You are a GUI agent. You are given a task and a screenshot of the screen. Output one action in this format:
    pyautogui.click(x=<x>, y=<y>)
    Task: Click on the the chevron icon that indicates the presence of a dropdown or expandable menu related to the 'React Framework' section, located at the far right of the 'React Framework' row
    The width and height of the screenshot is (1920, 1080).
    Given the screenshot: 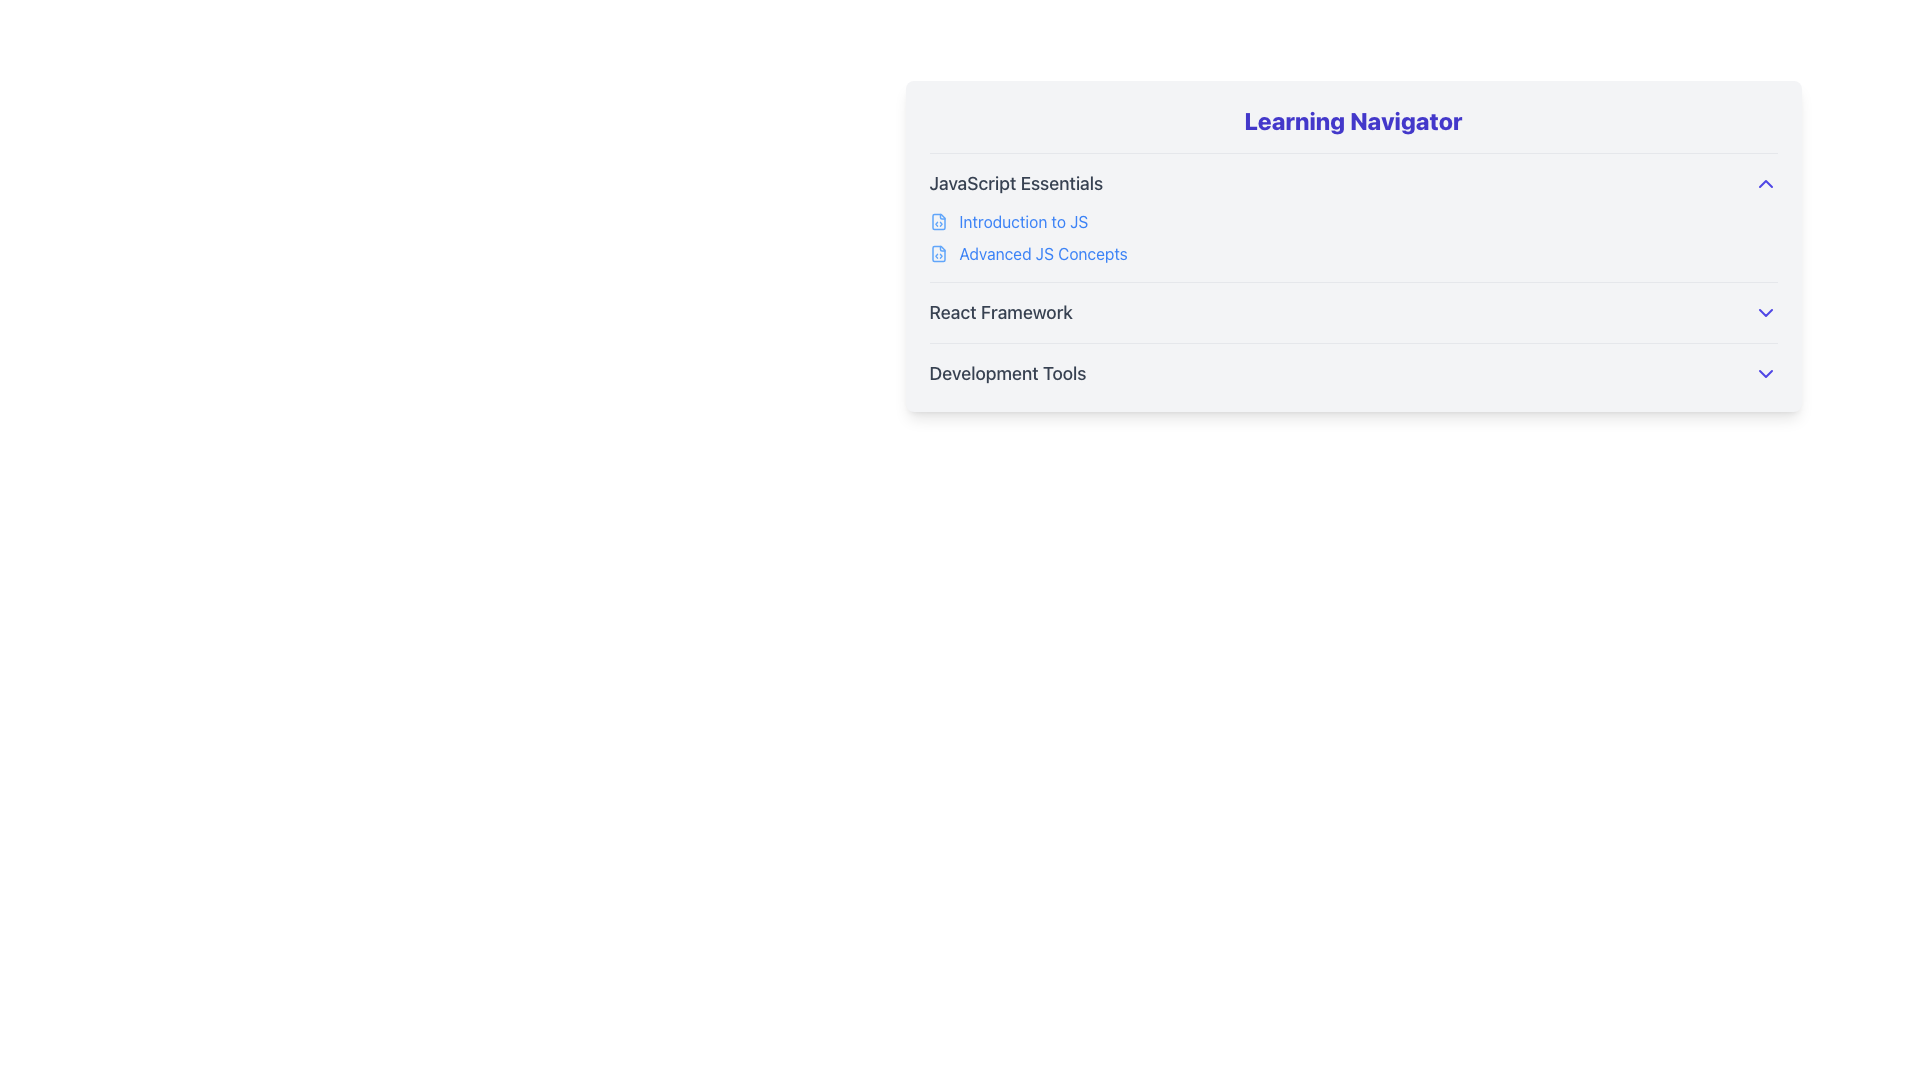 What is the action you would take?
    pyautogui.click(x=1765, y=312)
    